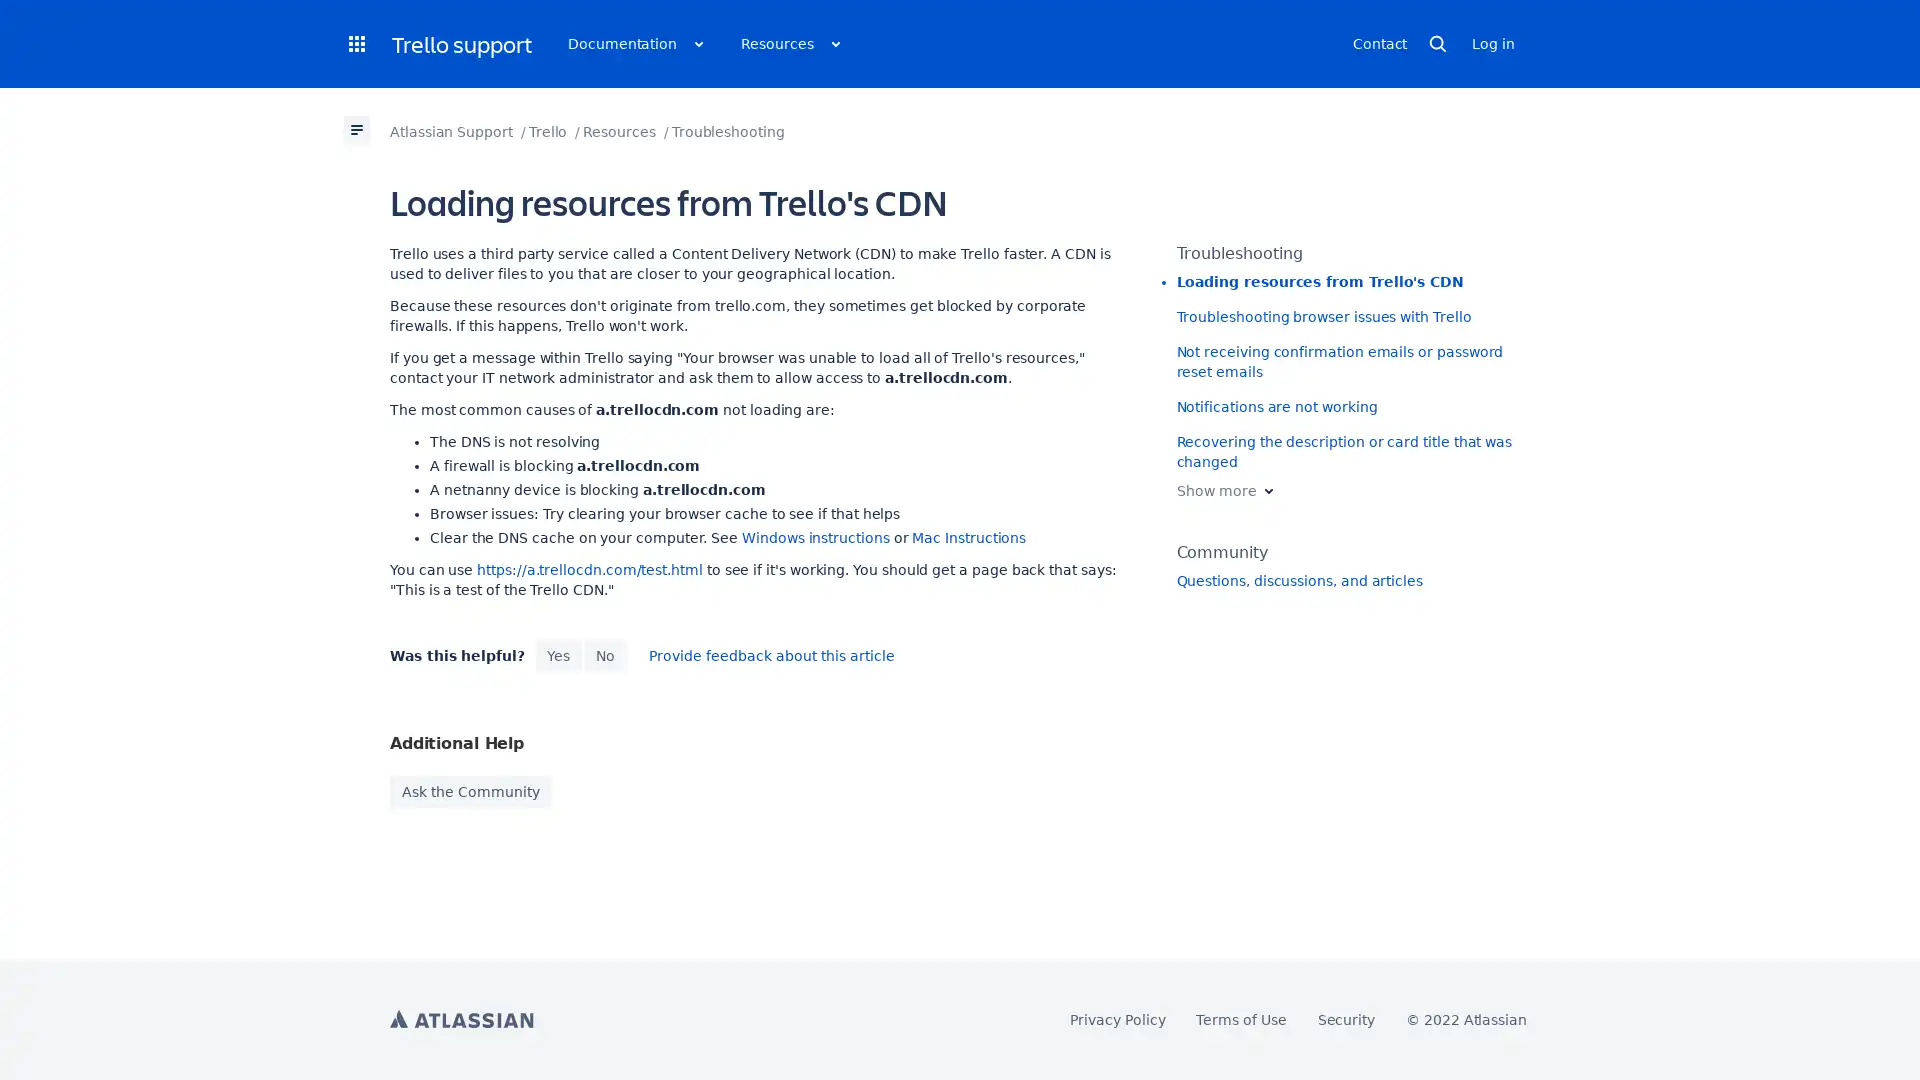 This screenshot has height=1080, width=1920. What do you see at coordinates (1227, 490) in the screenshot?
I see `Show more Expand sibling pages list` at bounding box center [1227, 490].